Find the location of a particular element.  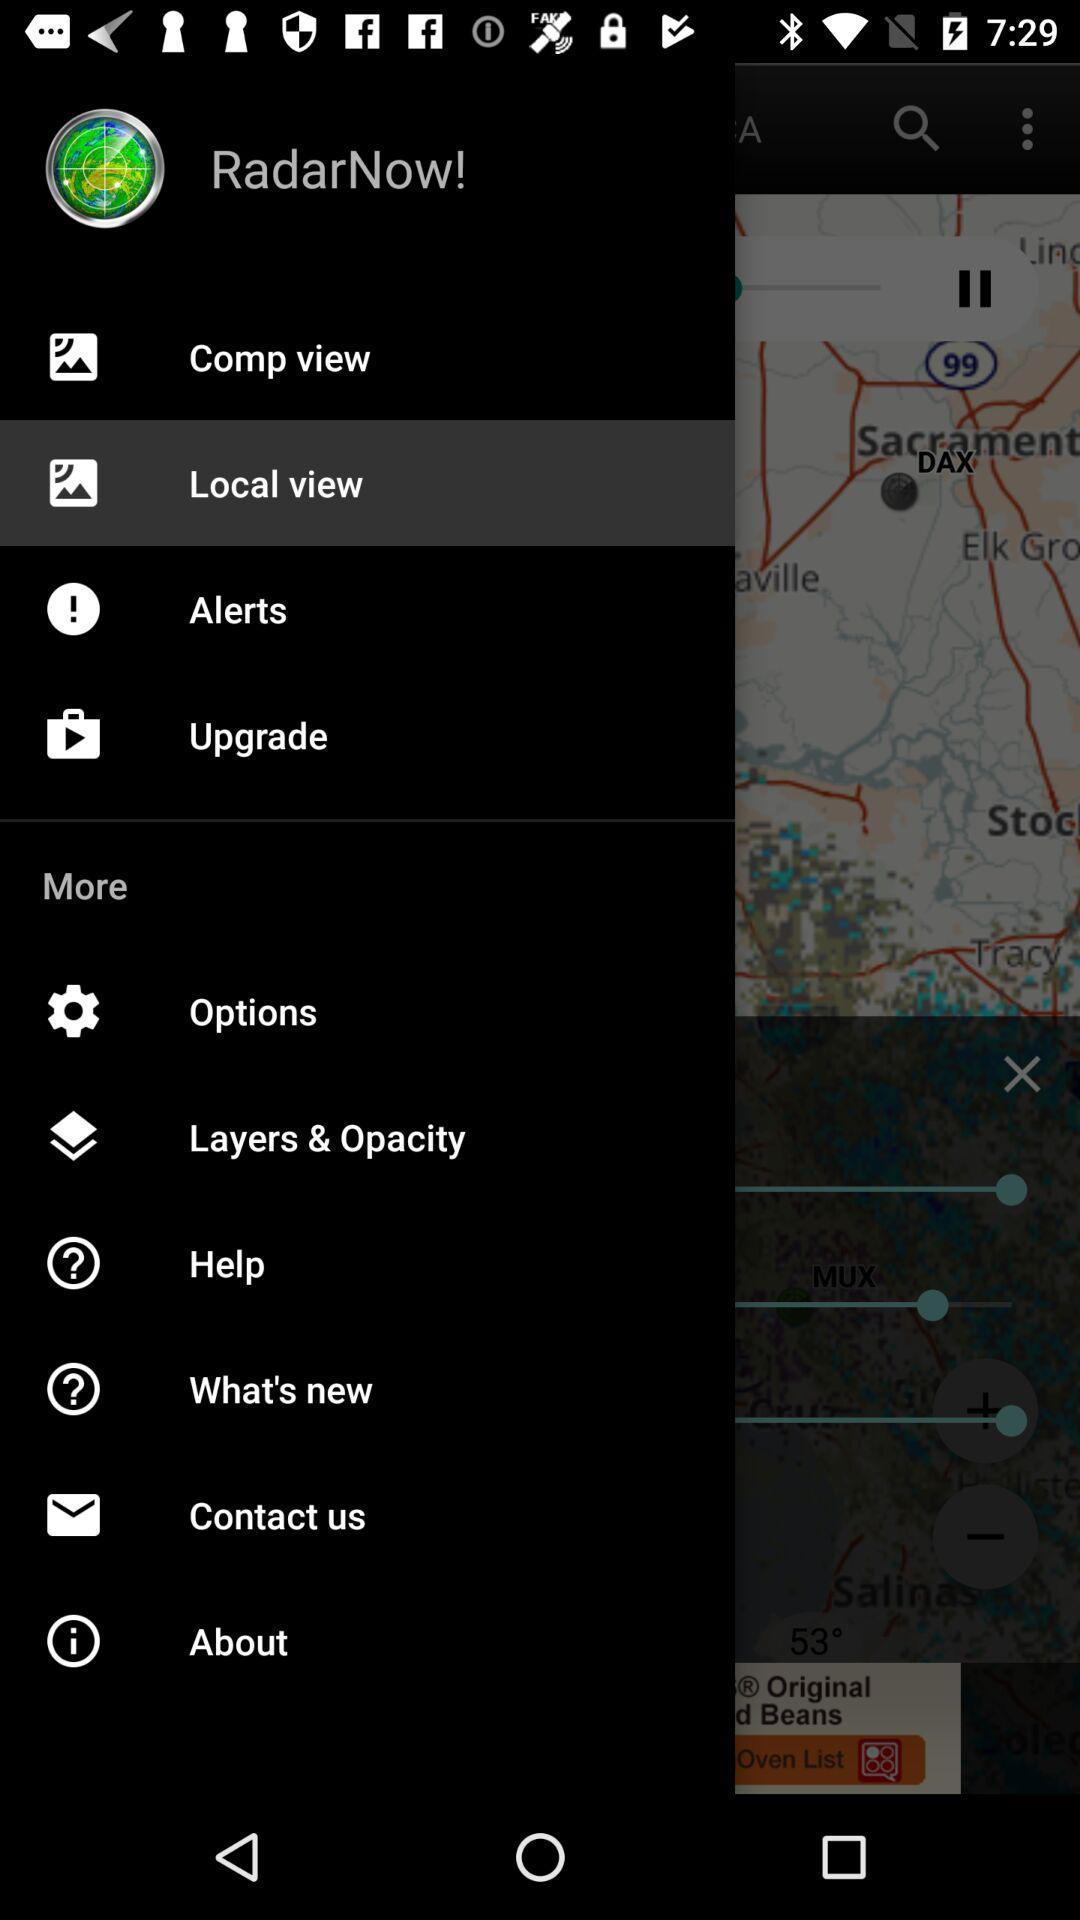

the pause icon is located at coordinates (974, 287).